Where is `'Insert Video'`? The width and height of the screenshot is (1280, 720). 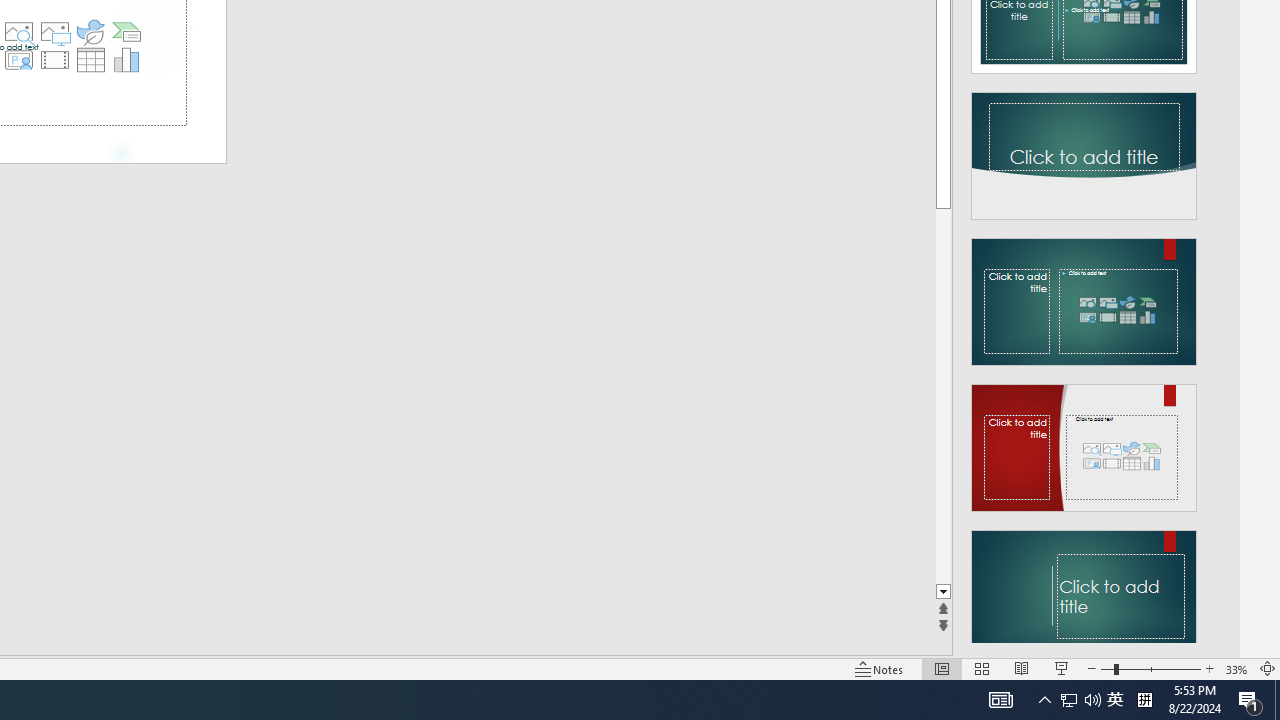
'Insert Video' is located at coordinates (54, 59).